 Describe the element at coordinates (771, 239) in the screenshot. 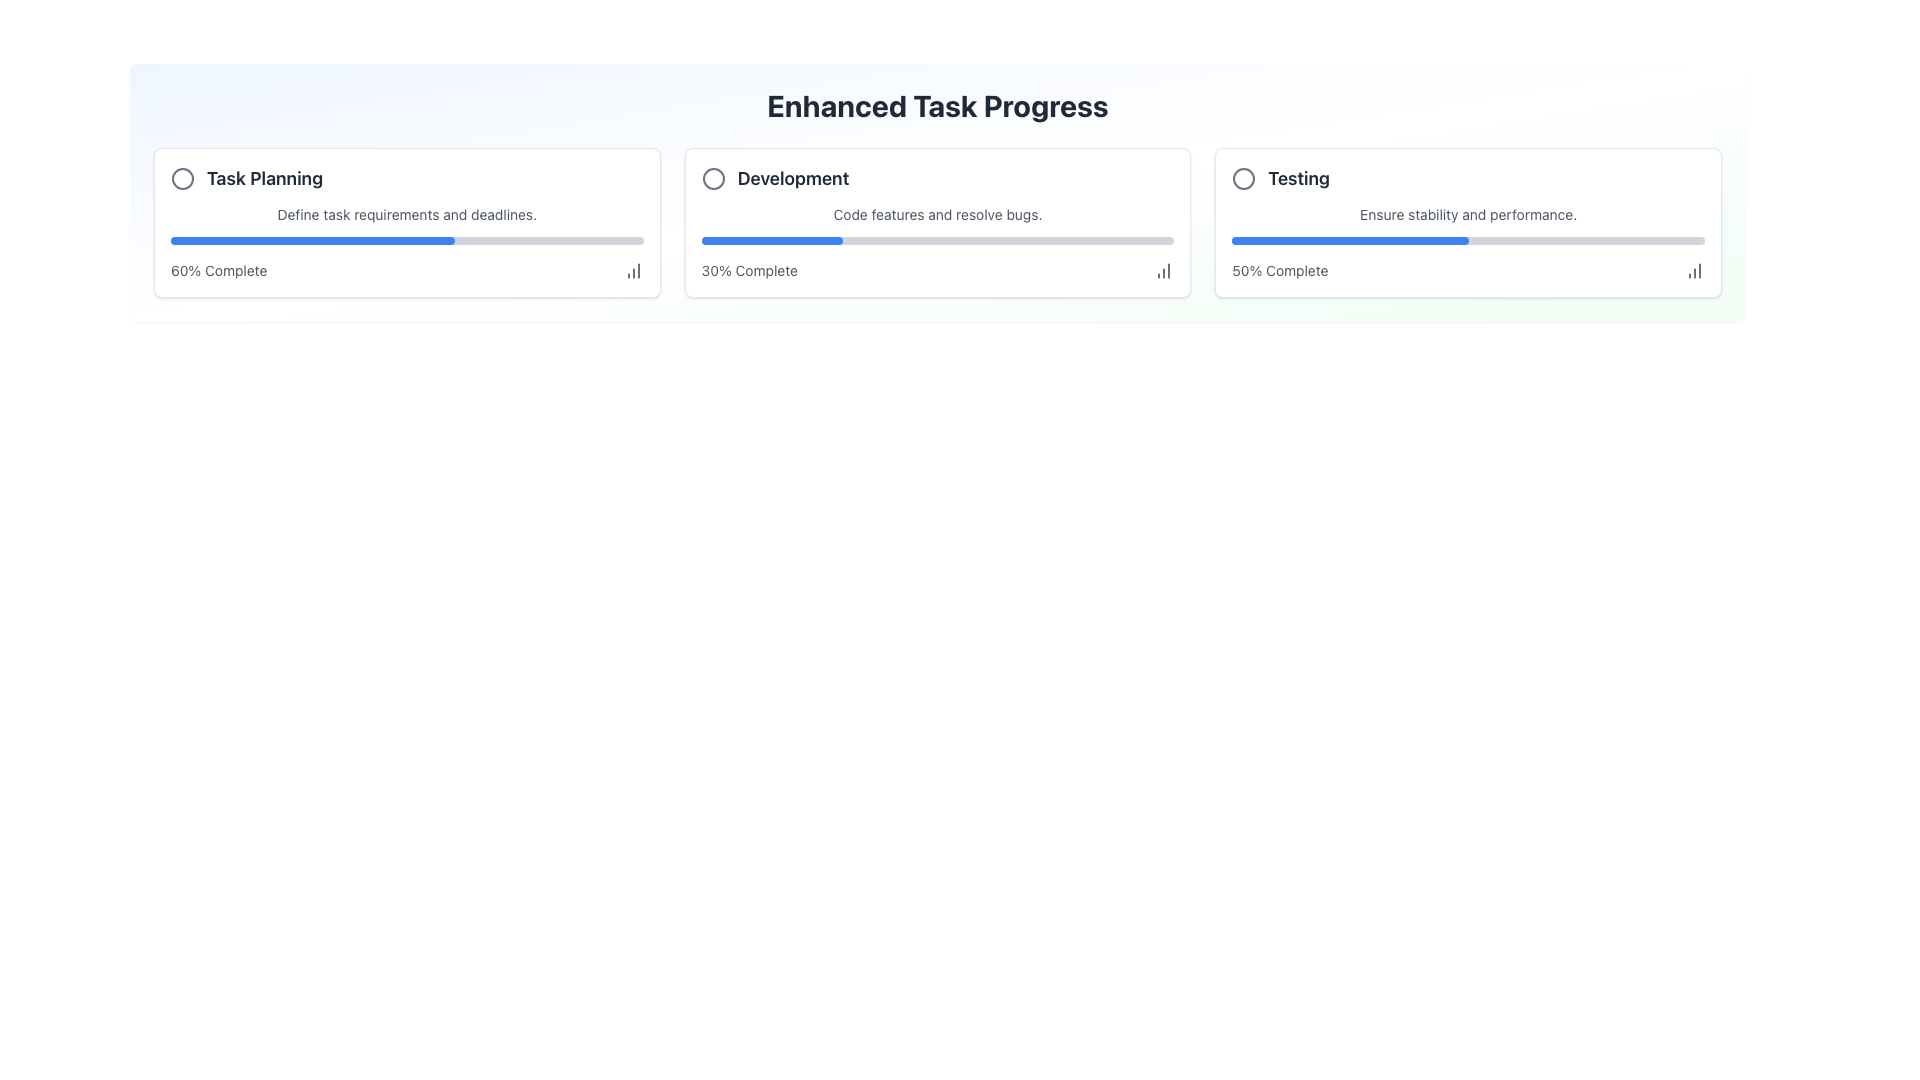

I see `the blue progress bar segment representing 30% completion located in the Development section` at that location.